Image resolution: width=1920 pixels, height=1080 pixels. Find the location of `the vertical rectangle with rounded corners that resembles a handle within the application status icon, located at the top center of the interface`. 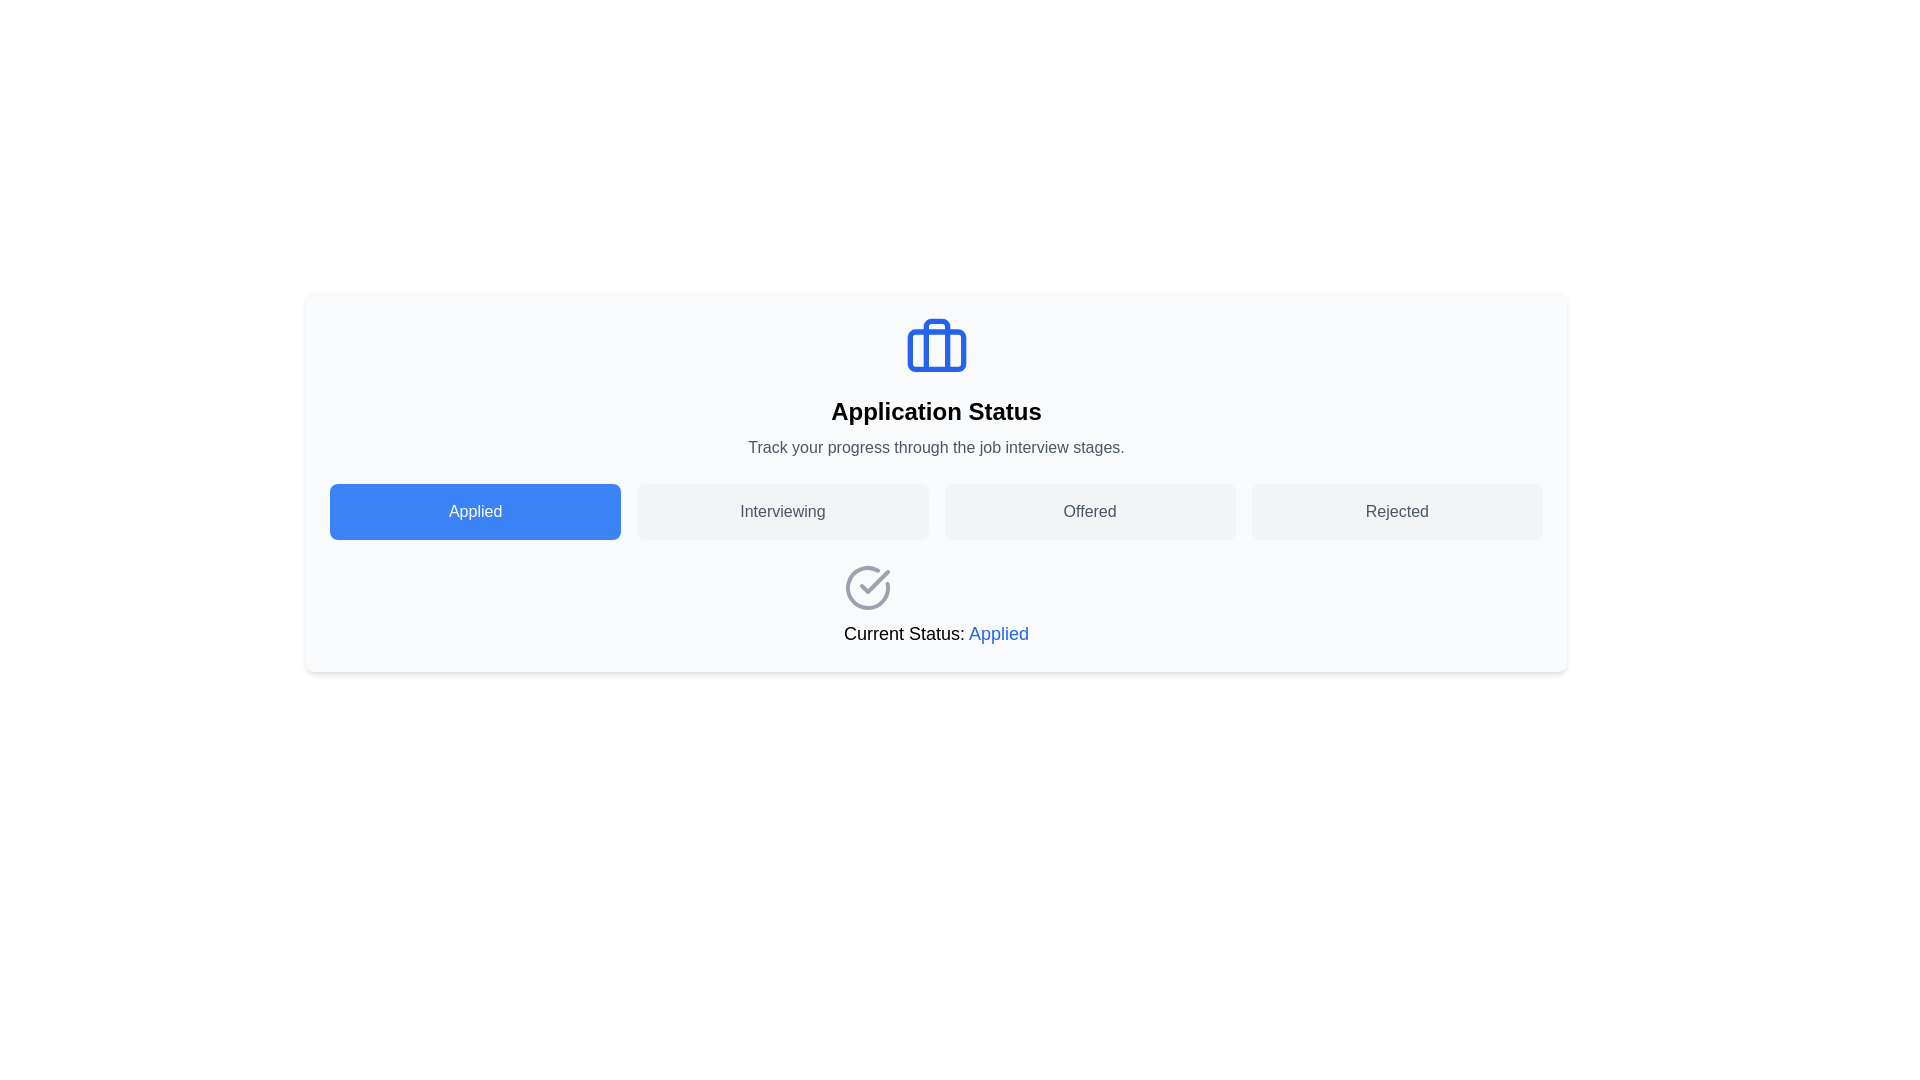

the vertical rectangle with rounded corners that resembles a handle within the application status icon, located at the top center of the interface is located at coordinates (935, 344).